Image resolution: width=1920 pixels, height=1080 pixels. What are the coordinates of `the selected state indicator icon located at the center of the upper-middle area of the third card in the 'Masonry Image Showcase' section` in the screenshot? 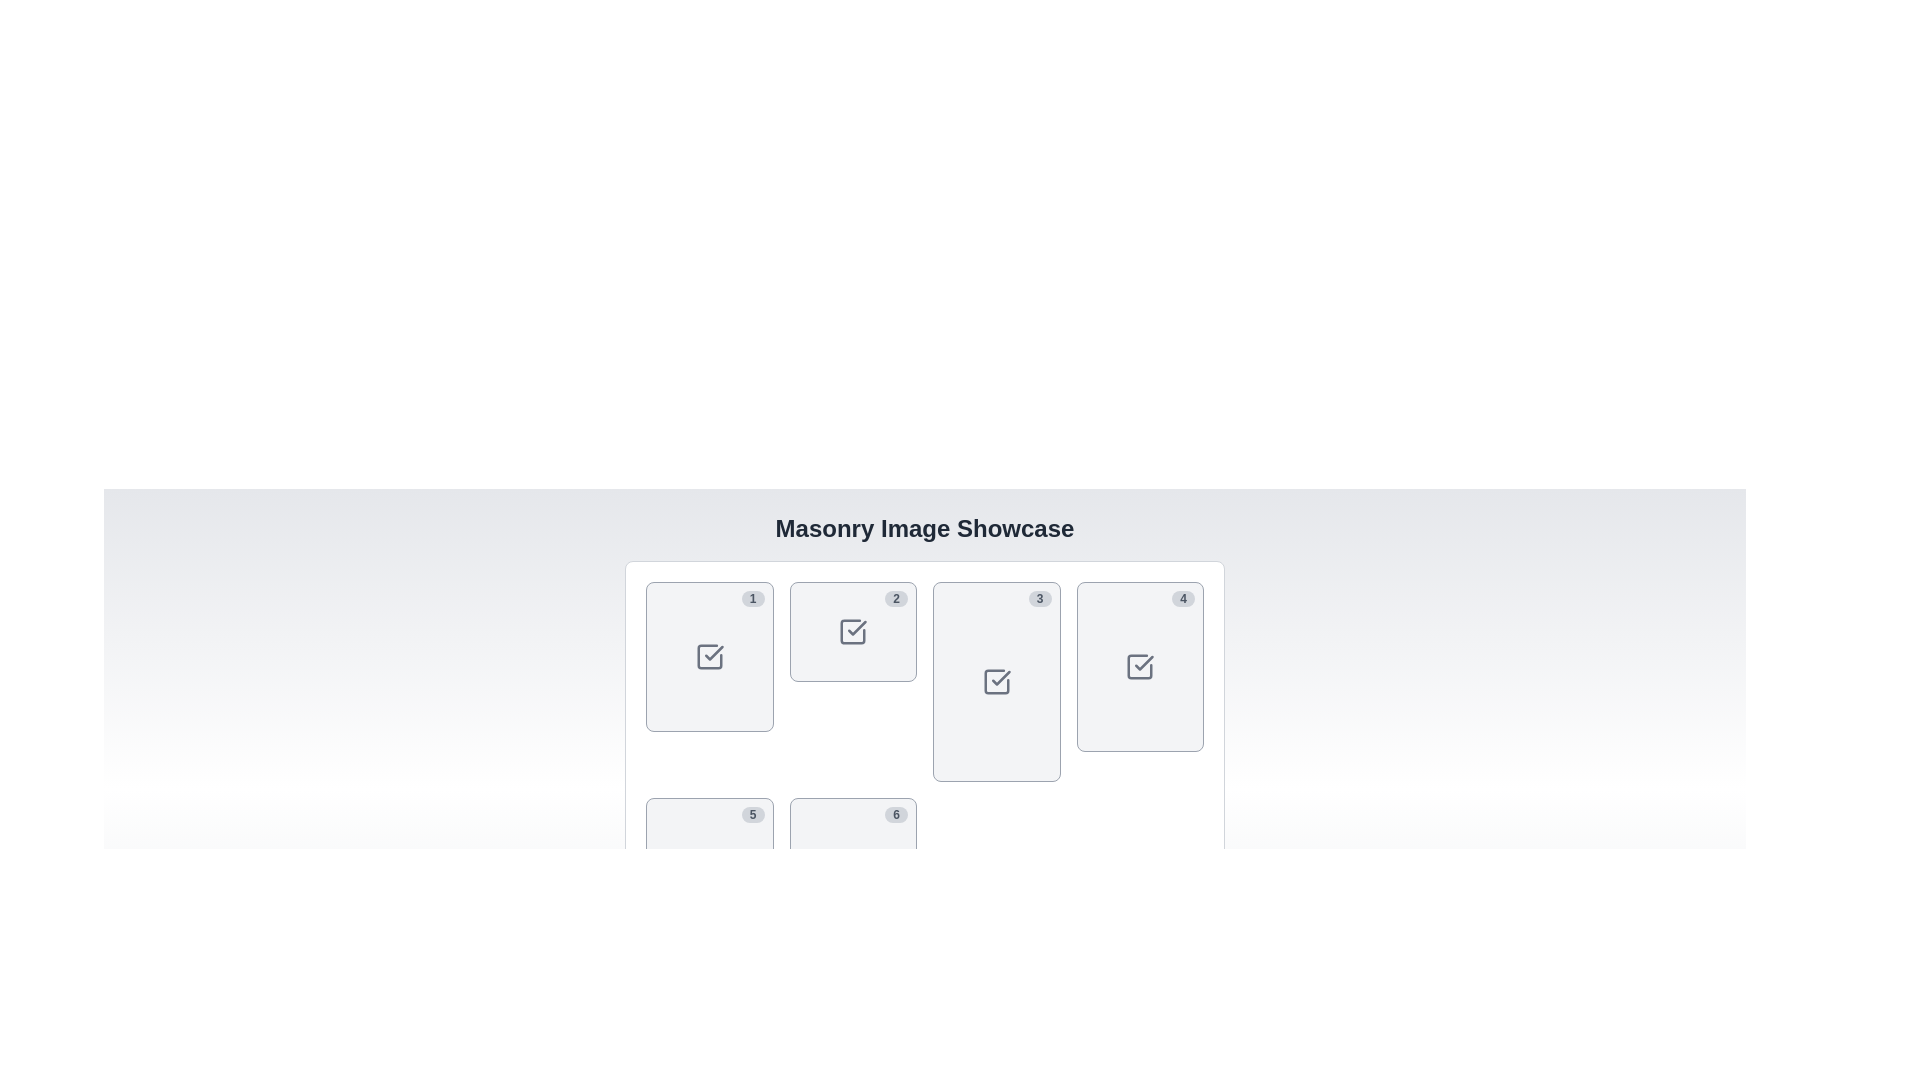 It's located at (996, 681).